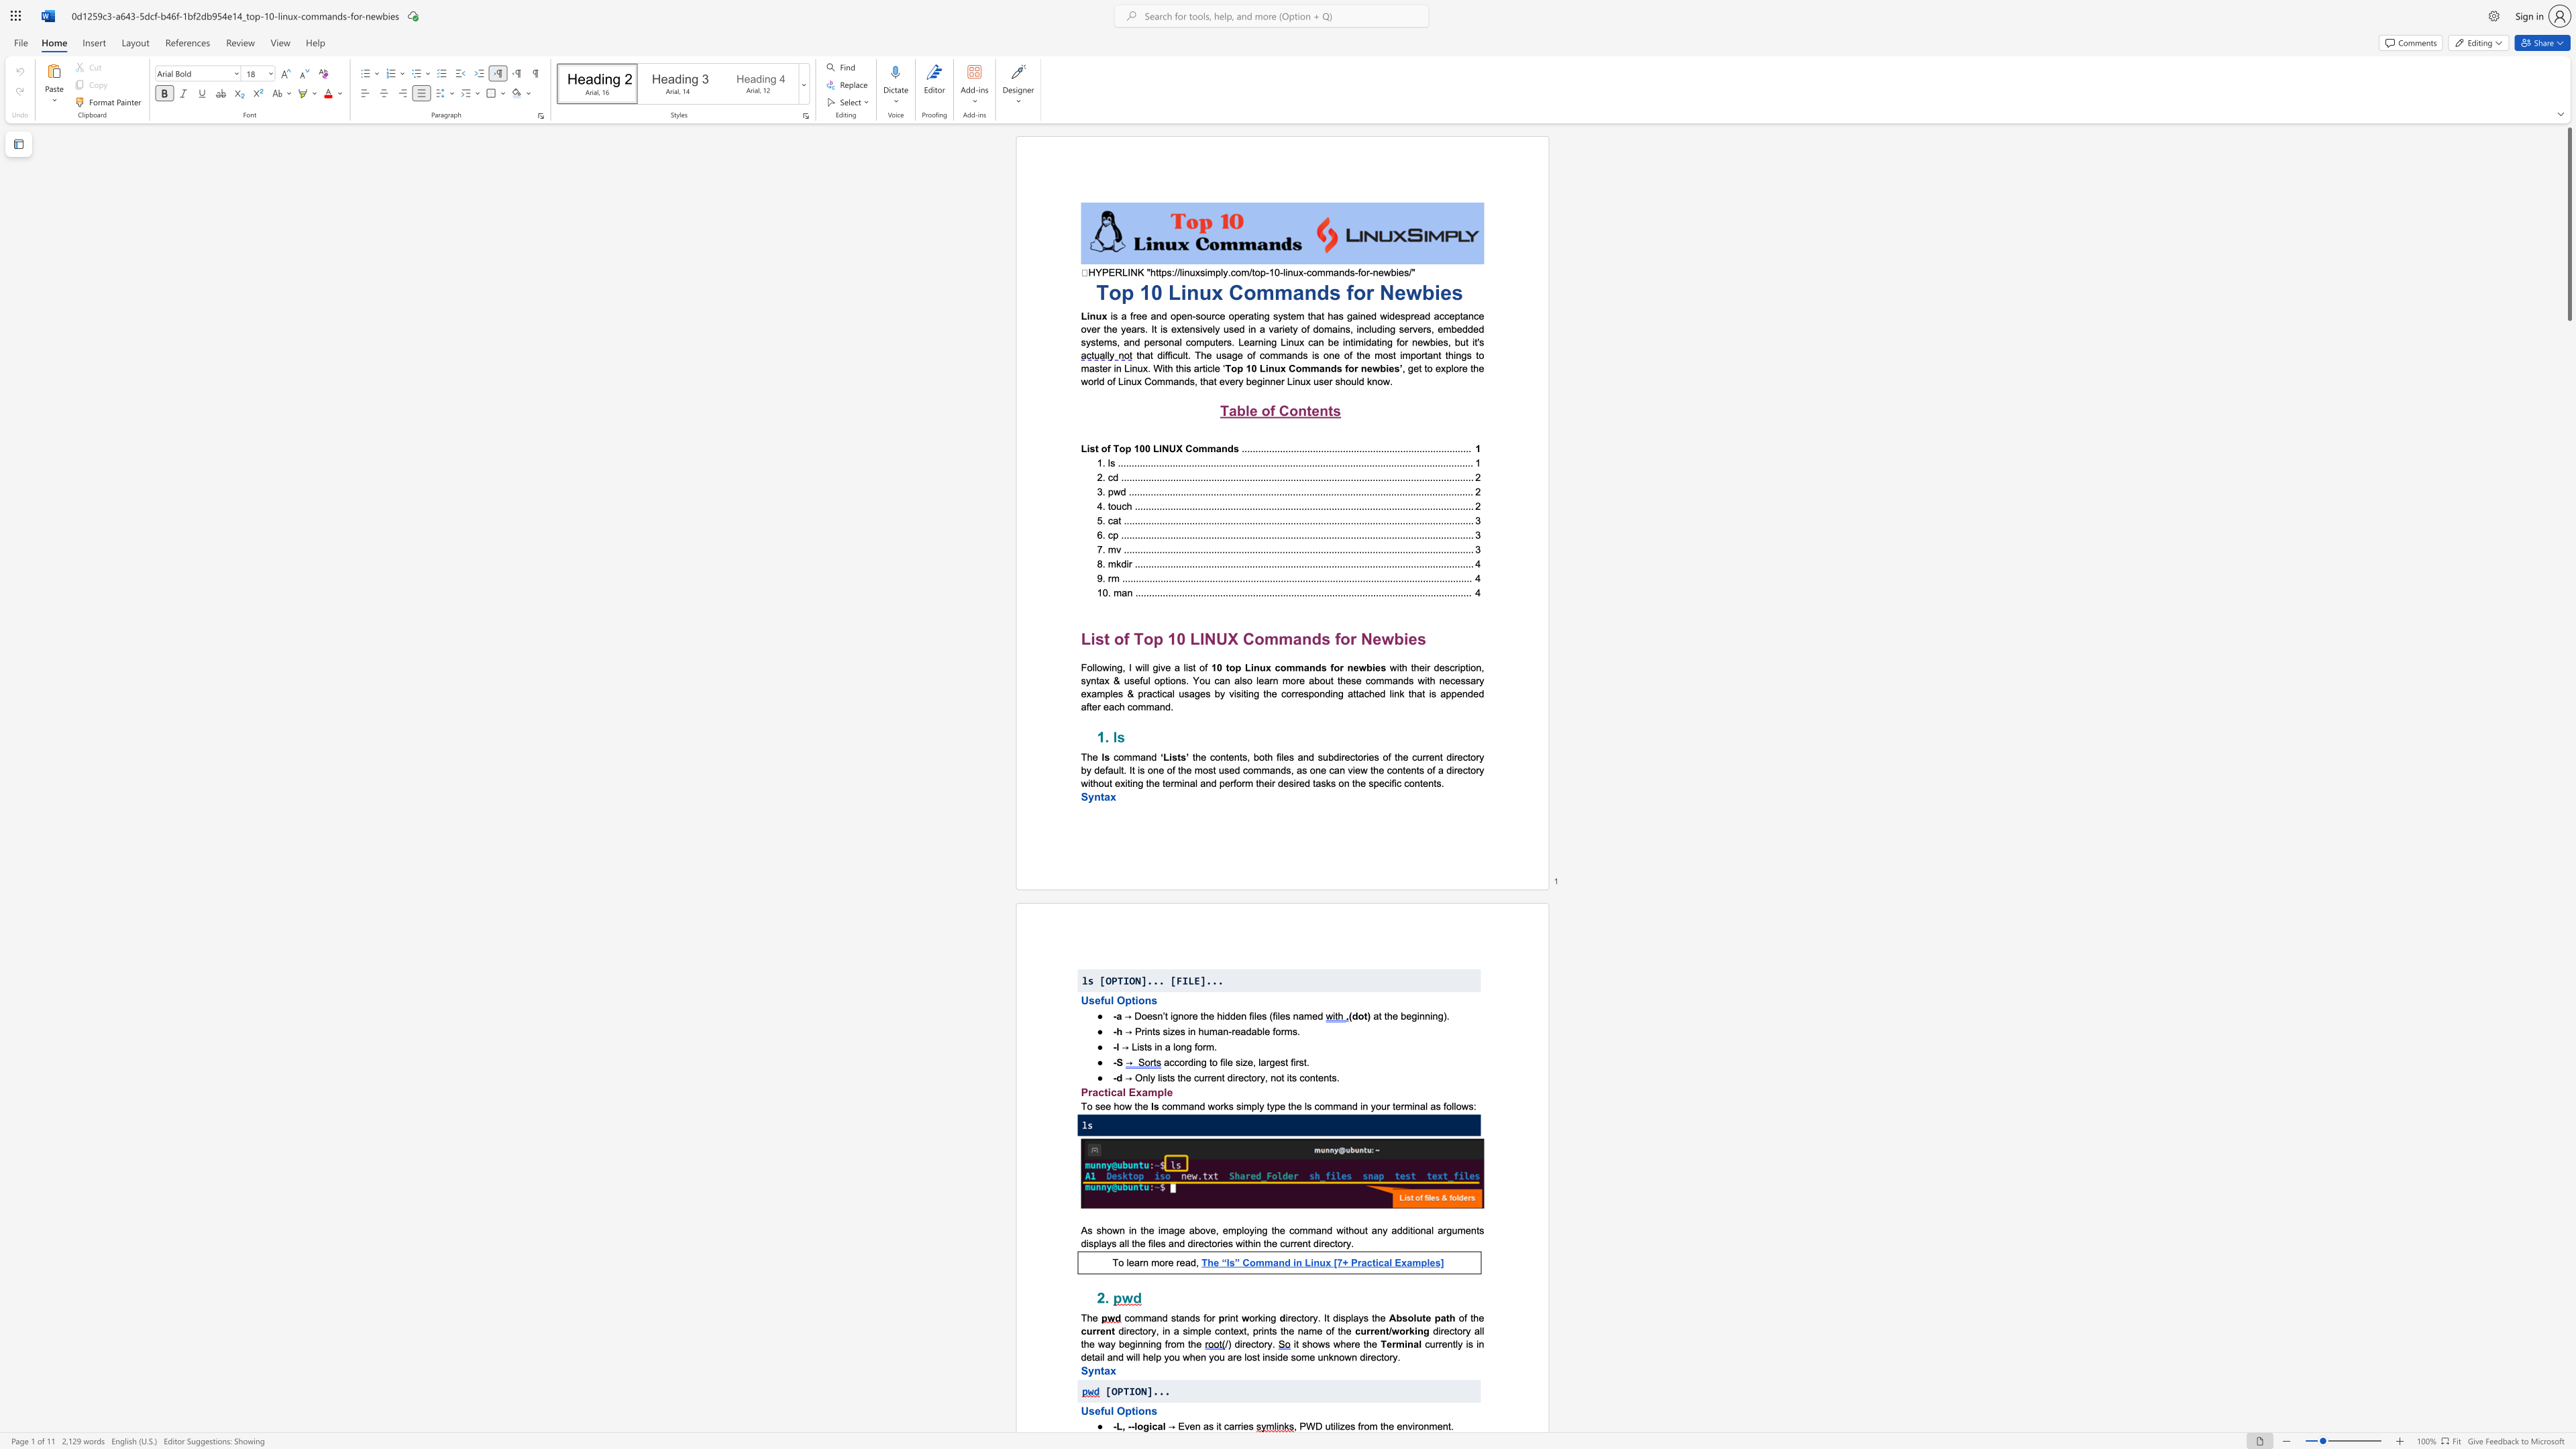 The height and width of the screenshot is (1449, 2576). Describe the element at coordinates (1246, 693) in the screenshot. I see `the 10th character "i" in the text` at that location.